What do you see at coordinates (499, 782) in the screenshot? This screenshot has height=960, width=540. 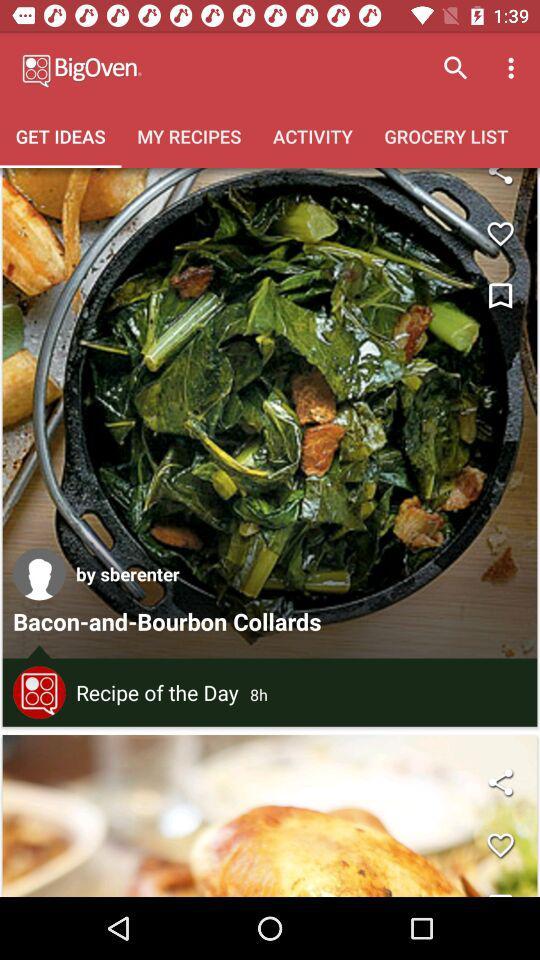 I see `share the article` at bounding box center [499, 782].